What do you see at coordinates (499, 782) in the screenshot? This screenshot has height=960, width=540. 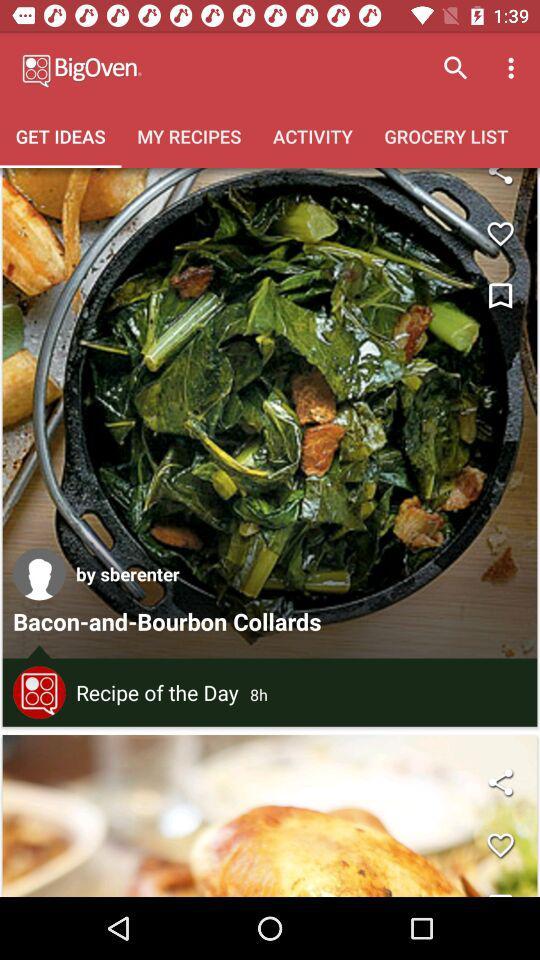 I see `share the article` at bounding box center [499, 782].